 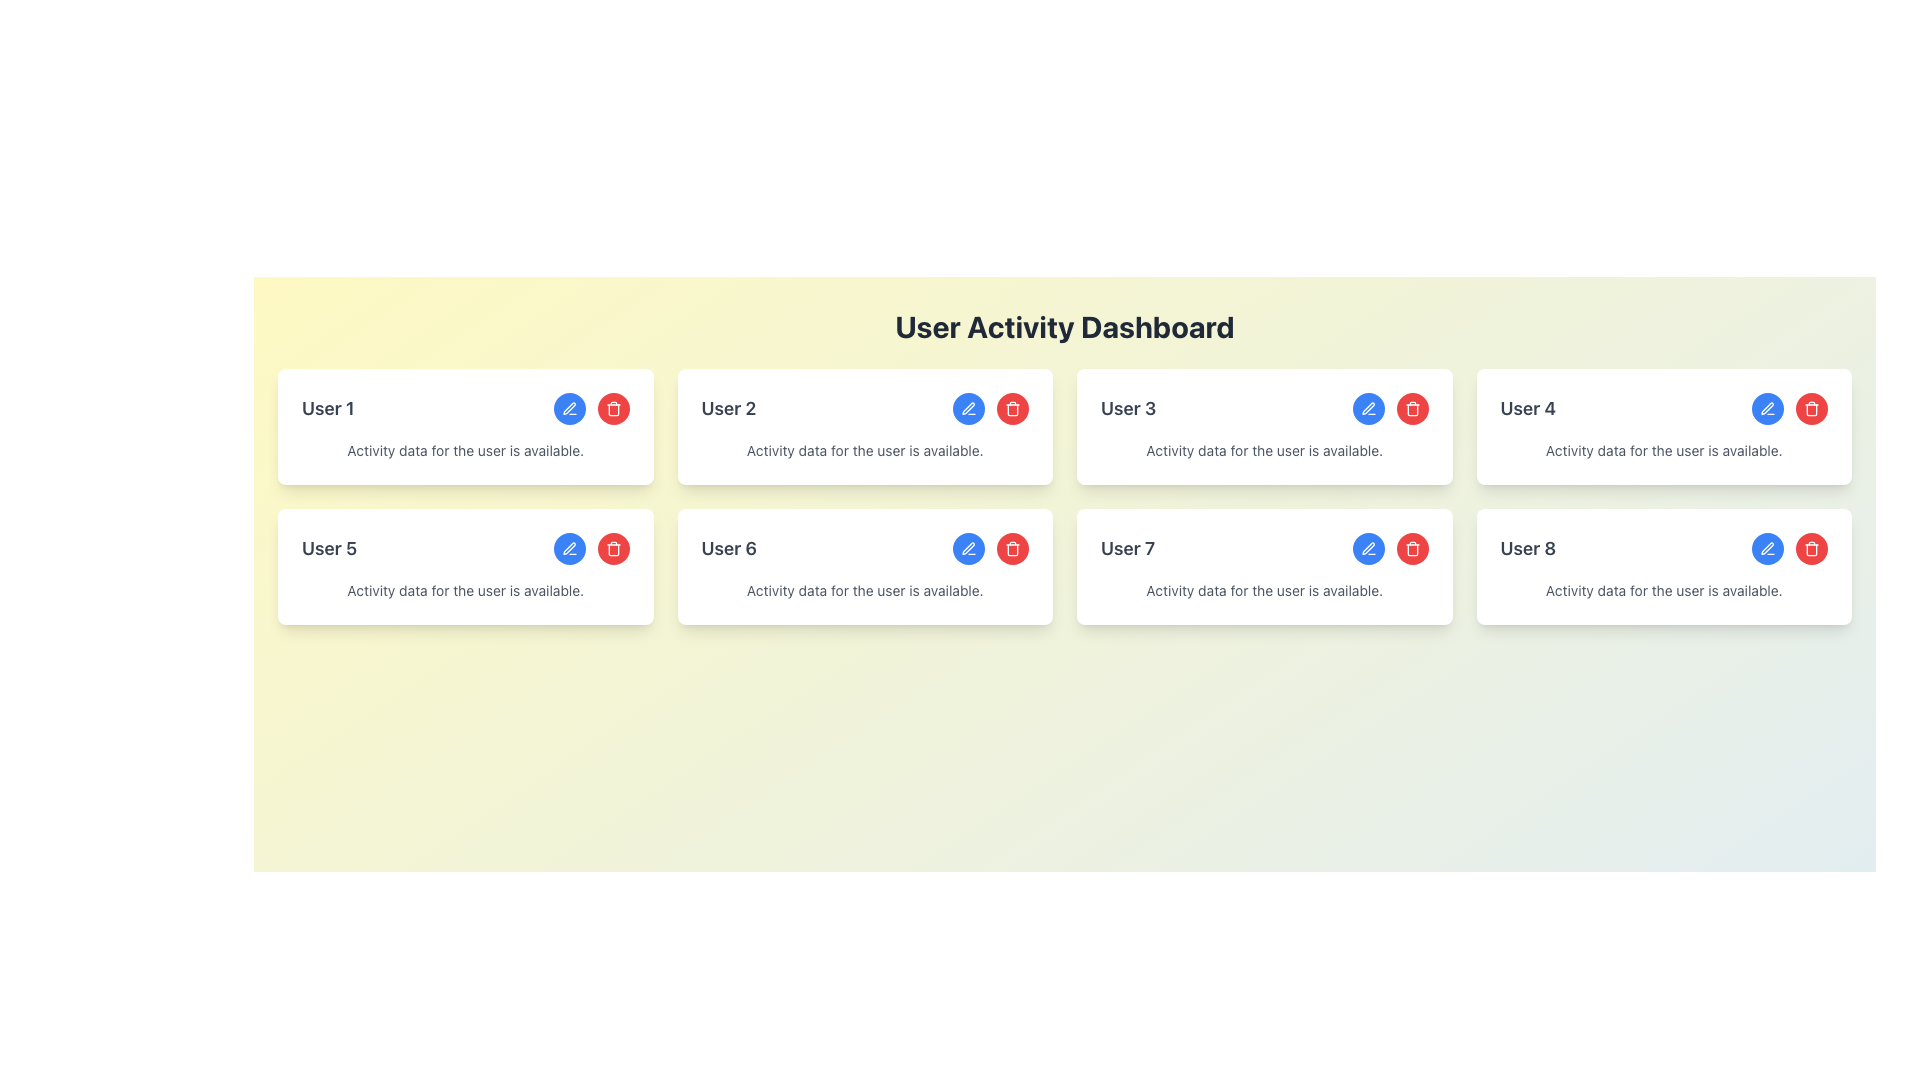 What do you see at coordinates (865, 589) in the screenshot?
I see `the text label that says 'Activity data for the user is available.' located below the 'User 6' heading within the 'User 6' card` at bounding box center [865, 589].